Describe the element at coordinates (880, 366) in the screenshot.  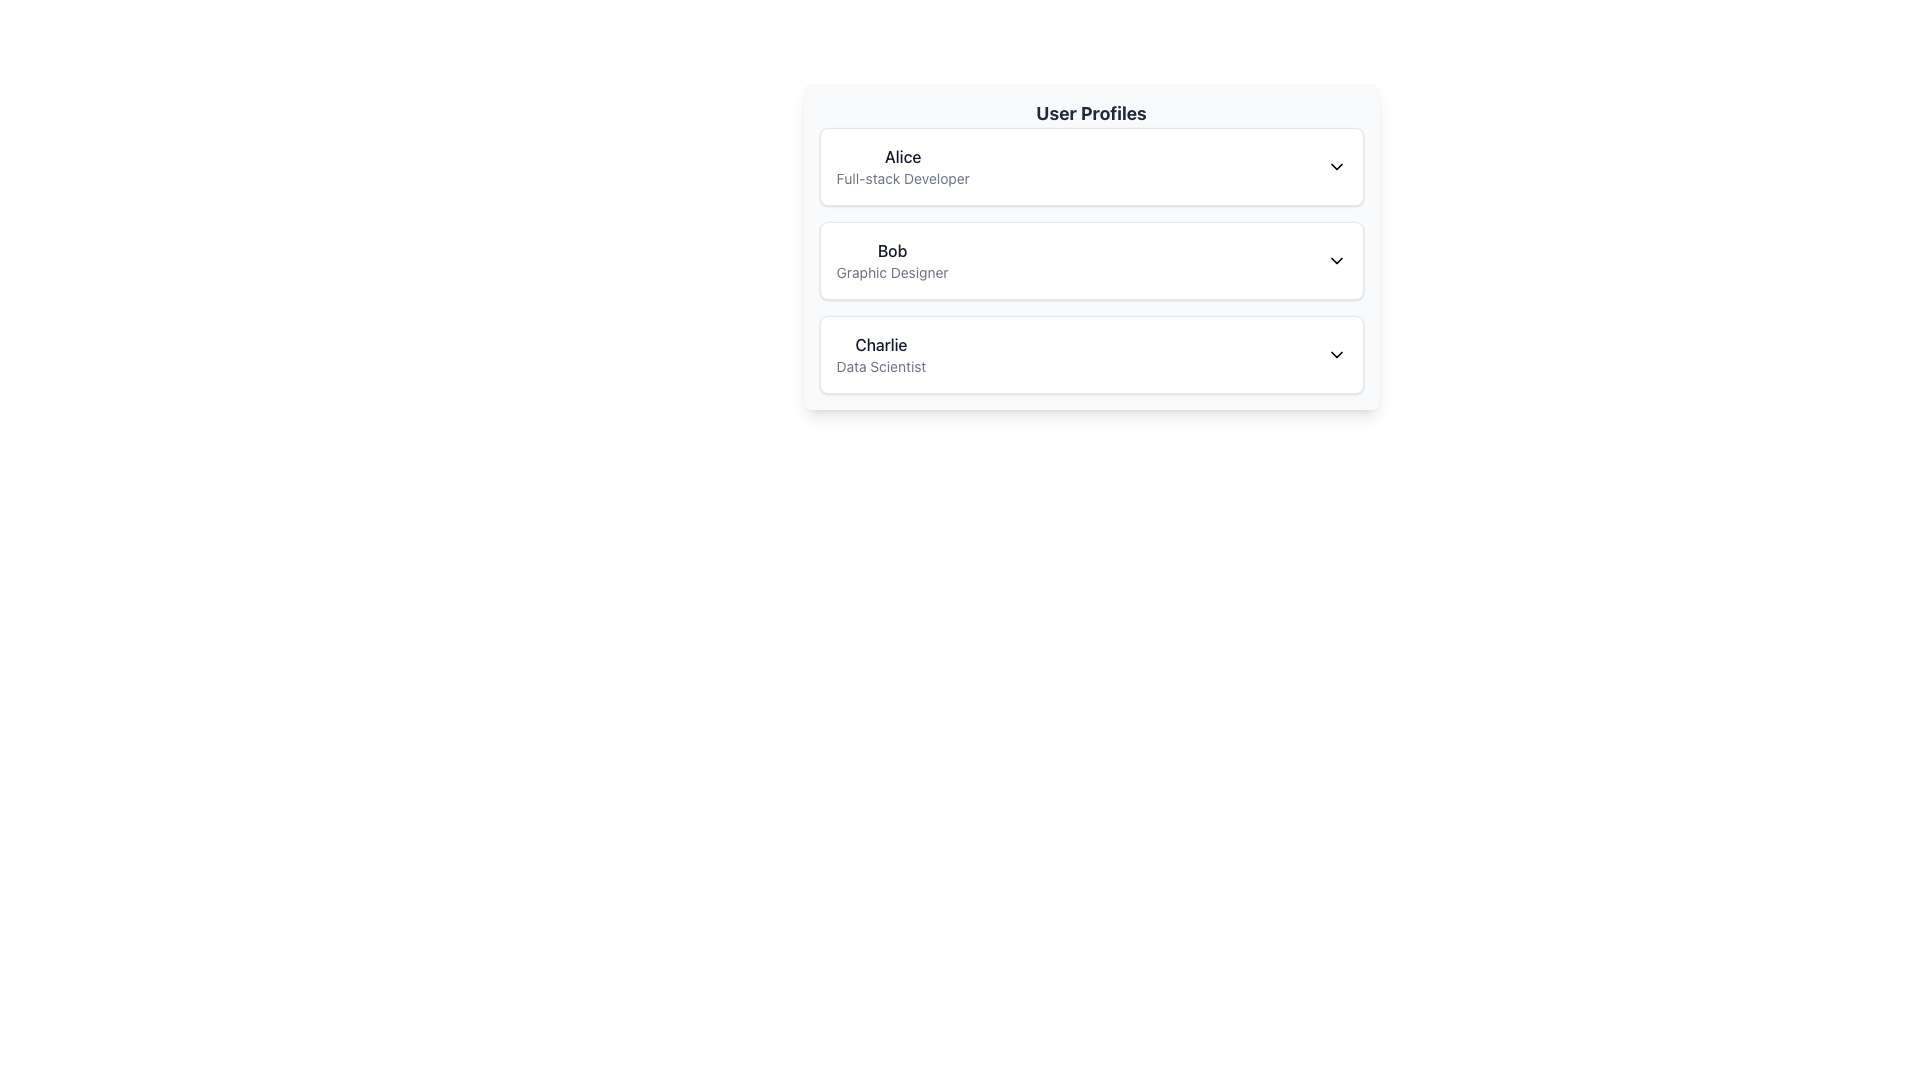
I see `the text label indicating the profession or role associated with 'Charlie', which is located in the third entry under 'User Profiles'` at that location.